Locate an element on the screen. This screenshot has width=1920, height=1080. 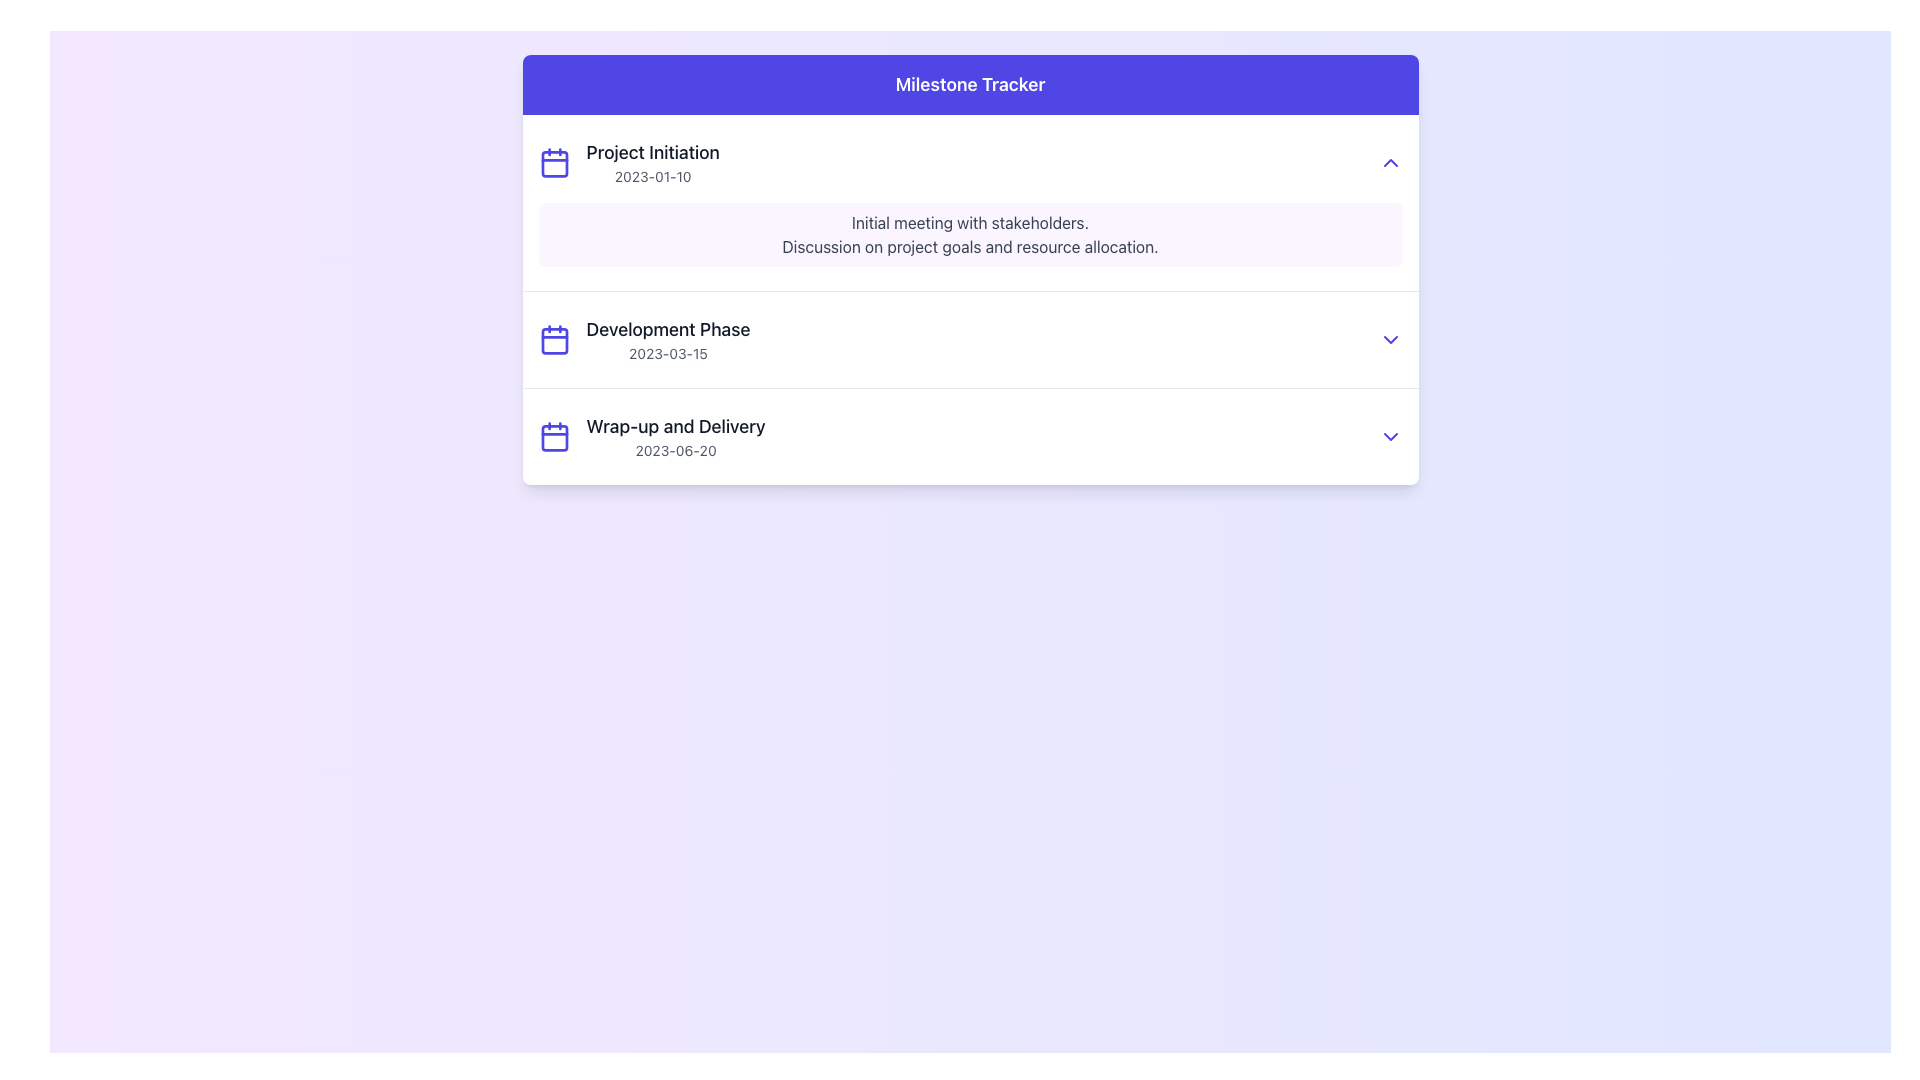
text content of the Text Label displaying 'Development Phase' and '2023-03-15', which is the second milestone in the list is located at coordinates (668, 338).